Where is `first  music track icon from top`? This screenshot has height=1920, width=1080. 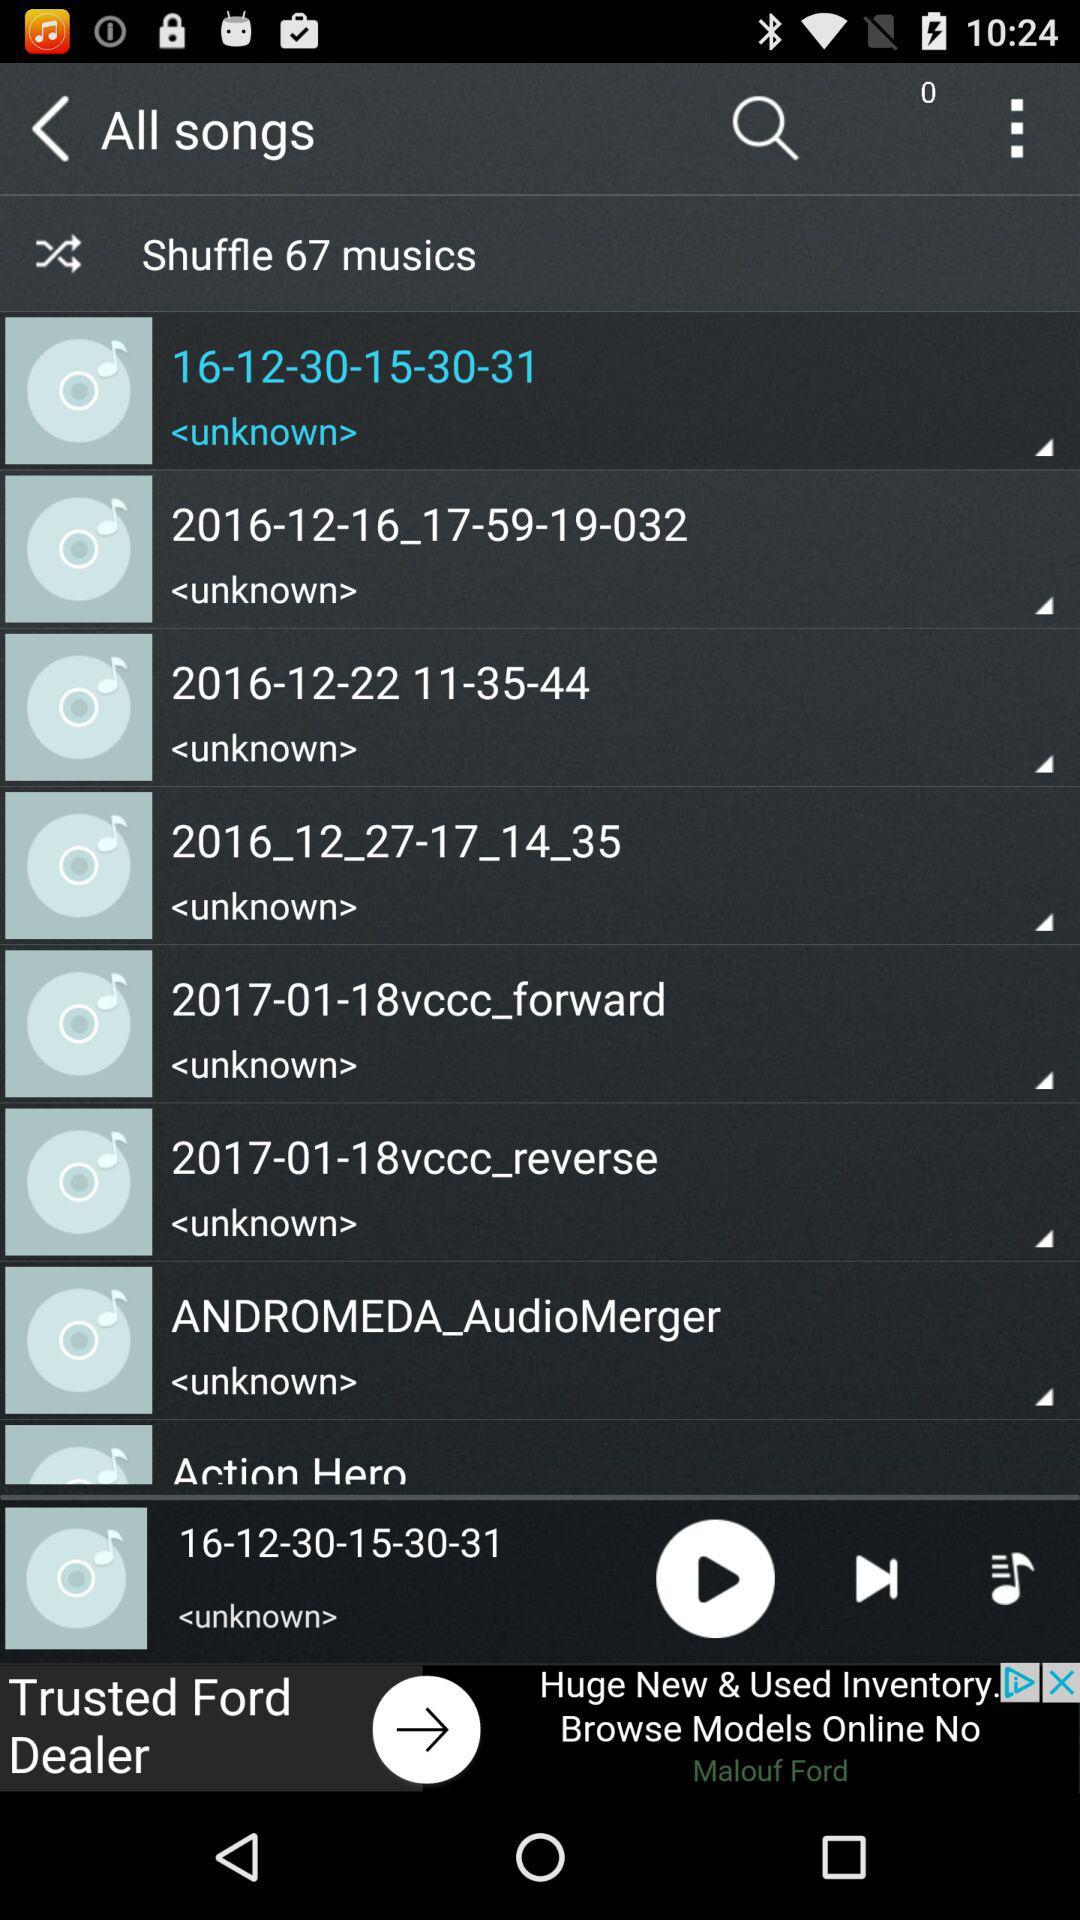 first  music track icon from top is located at coordinates (77, 390).